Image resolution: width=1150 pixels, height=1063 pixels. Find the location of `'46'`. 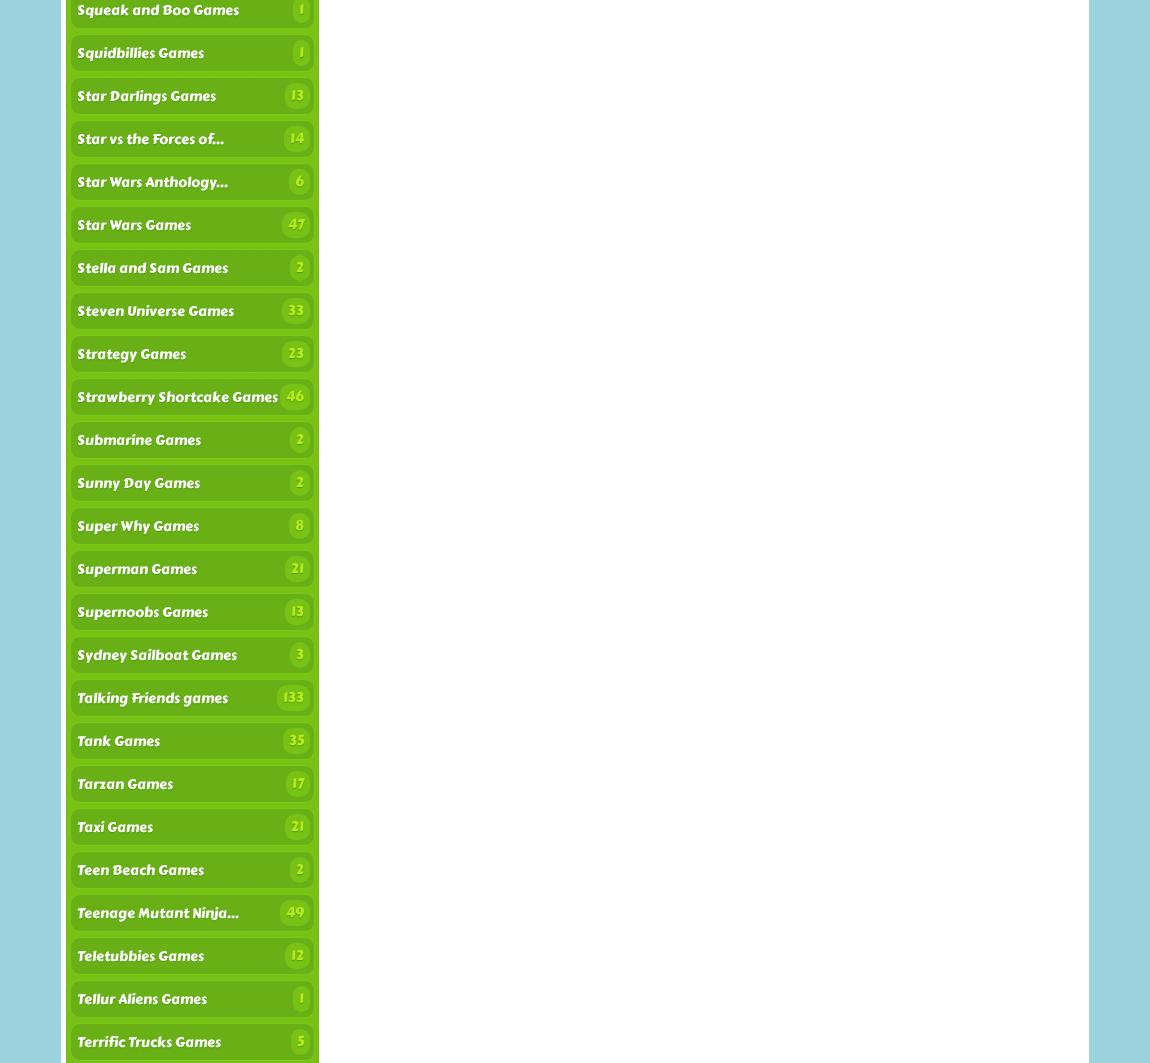

'46' is located at coordinates (294, 396).